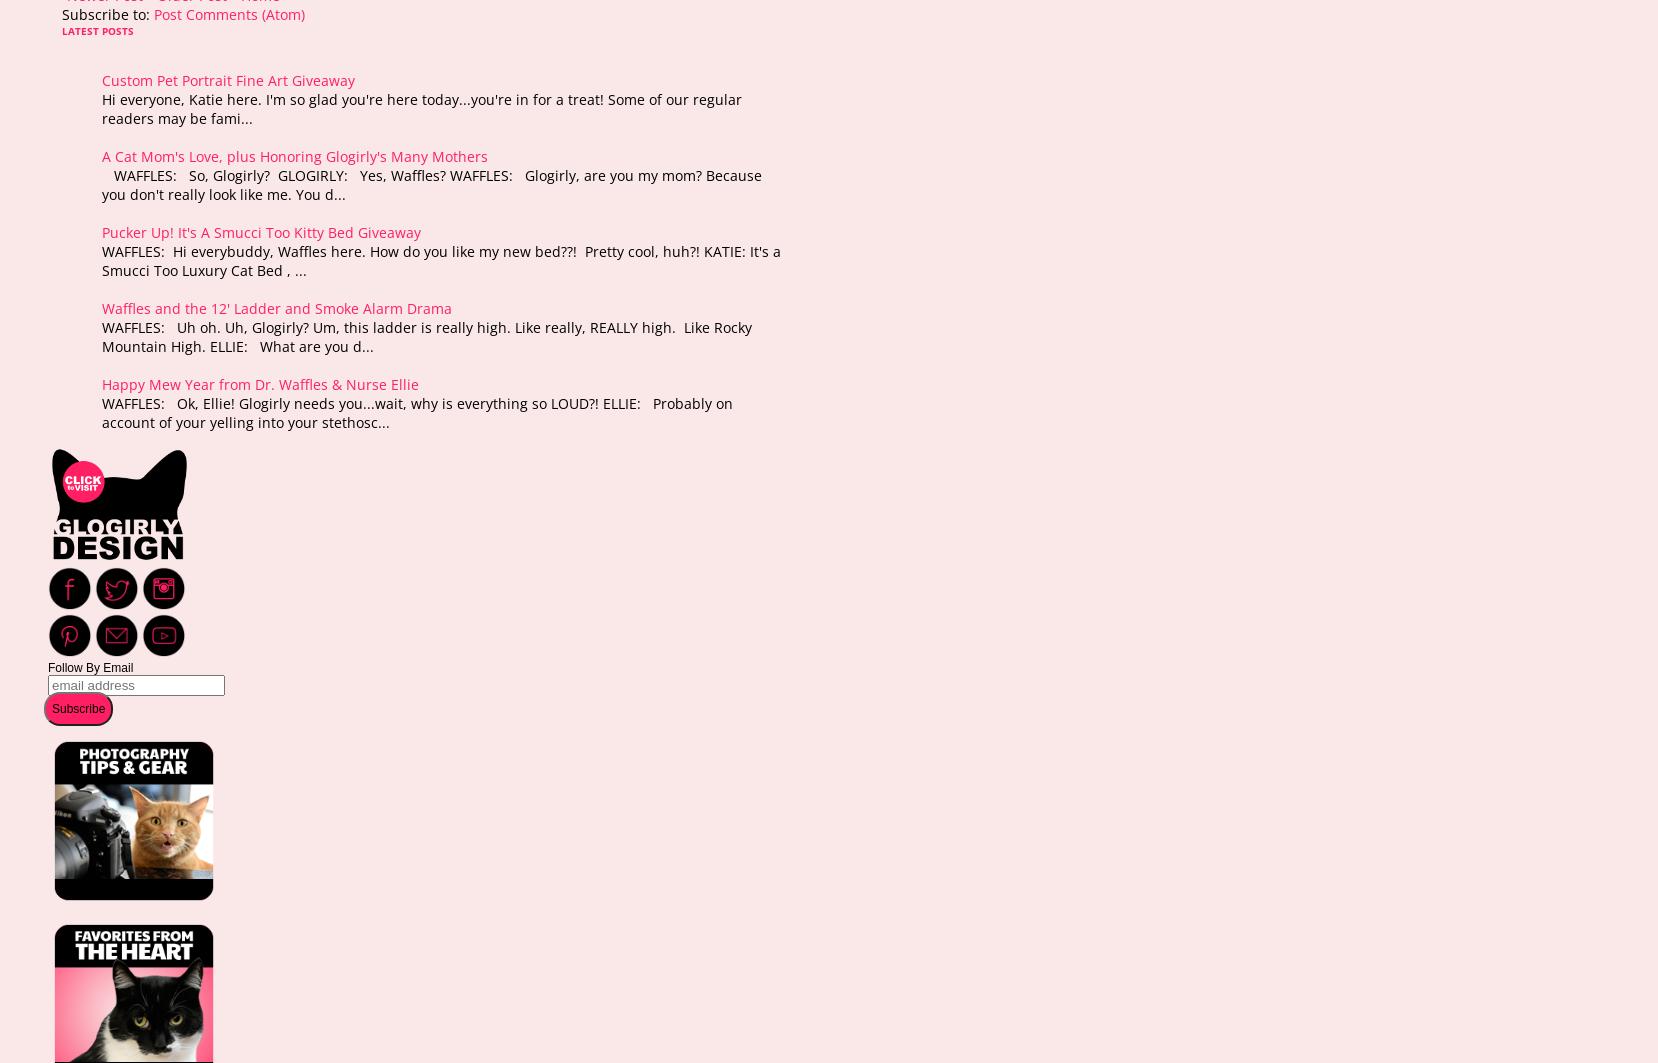 The image size is (1658, 1063). I want to click on 'Hi everyone, Katie here.   I'm so glad you're here today...you're in for a treat! Some of our regular readers may be fami...', so click(421, 108).